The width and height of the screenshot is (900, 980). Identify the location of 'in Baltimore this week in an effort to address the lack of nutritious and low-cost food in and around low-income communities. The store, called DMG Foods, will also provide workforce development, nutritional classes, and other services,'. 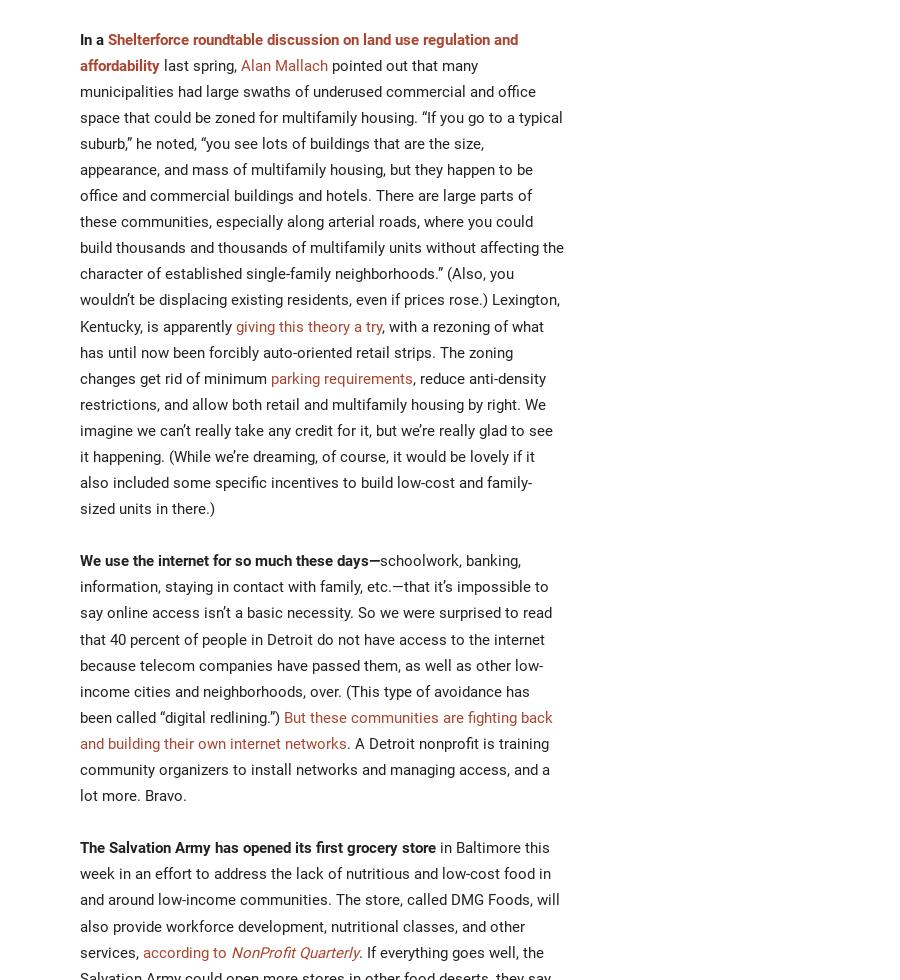
(319, 900).